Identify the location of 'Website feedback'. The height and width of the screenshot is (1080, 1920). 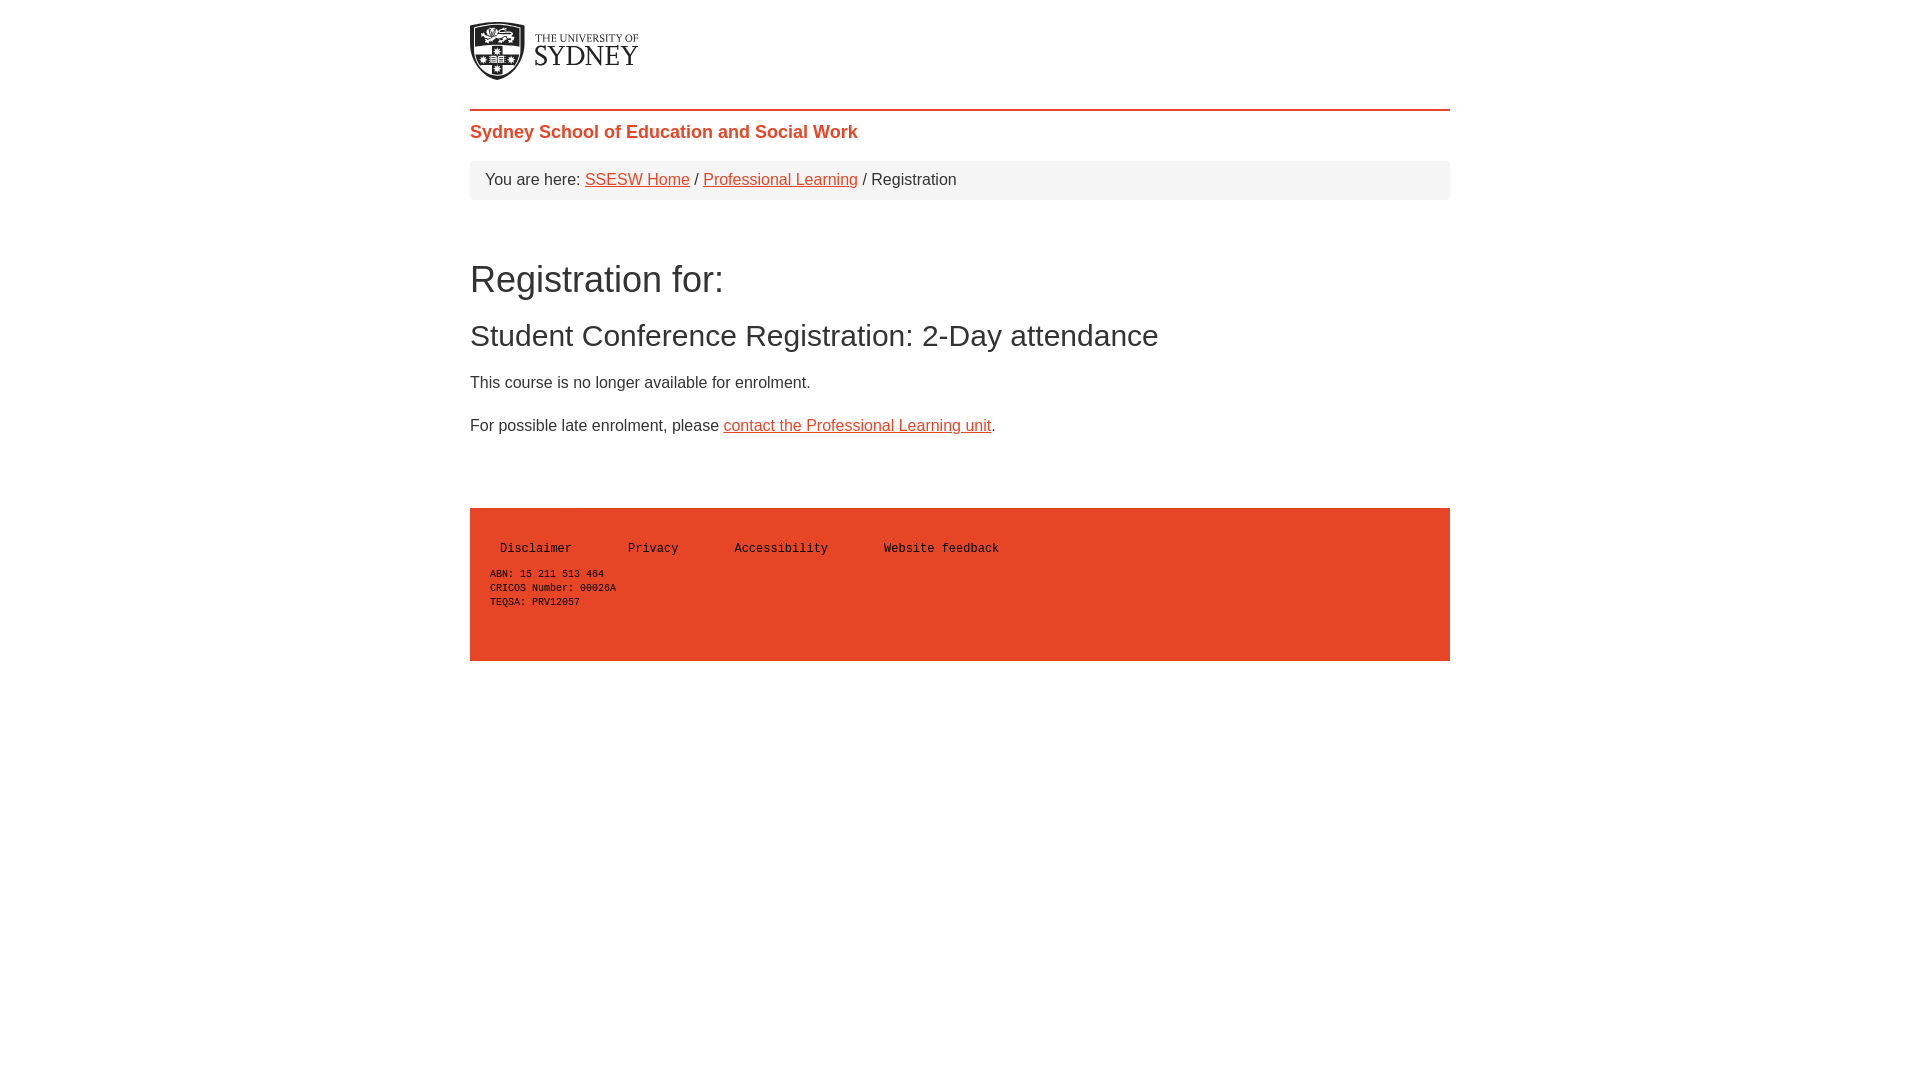
(969, 549).